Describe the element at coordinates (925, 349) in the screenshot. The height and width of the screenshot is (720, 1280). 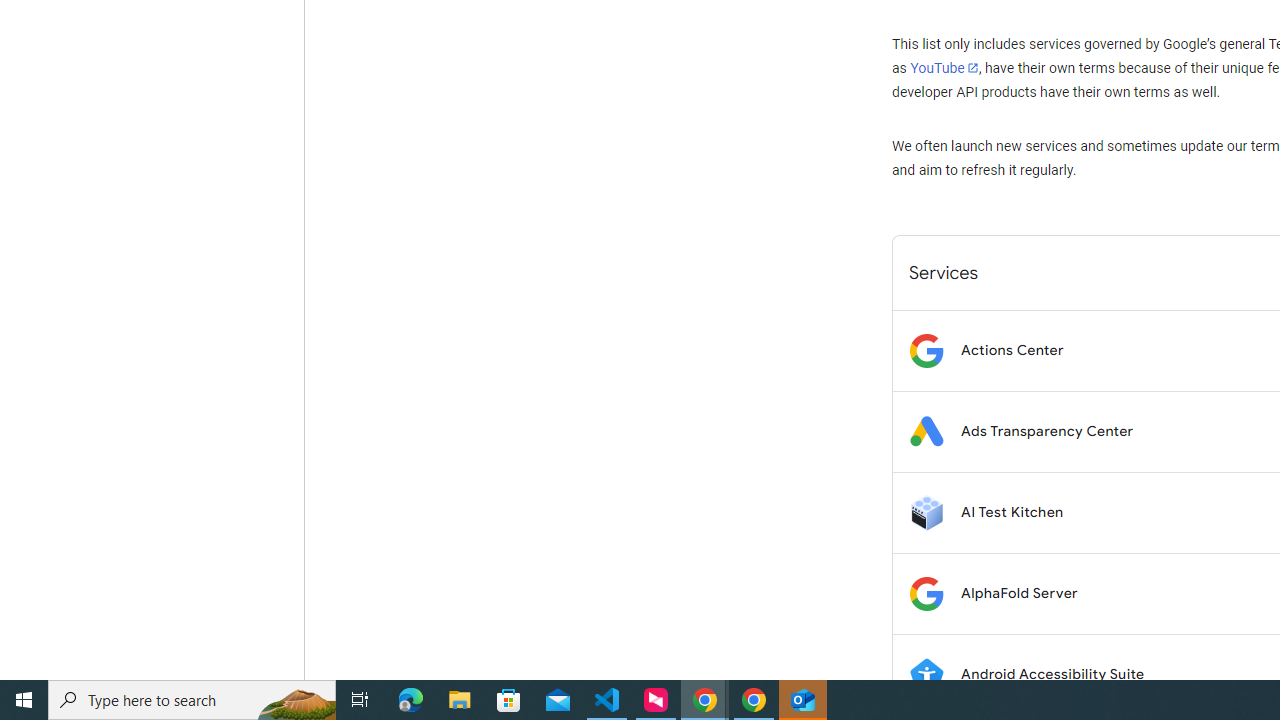
I see `'Logo for Actions Center'` at that location.